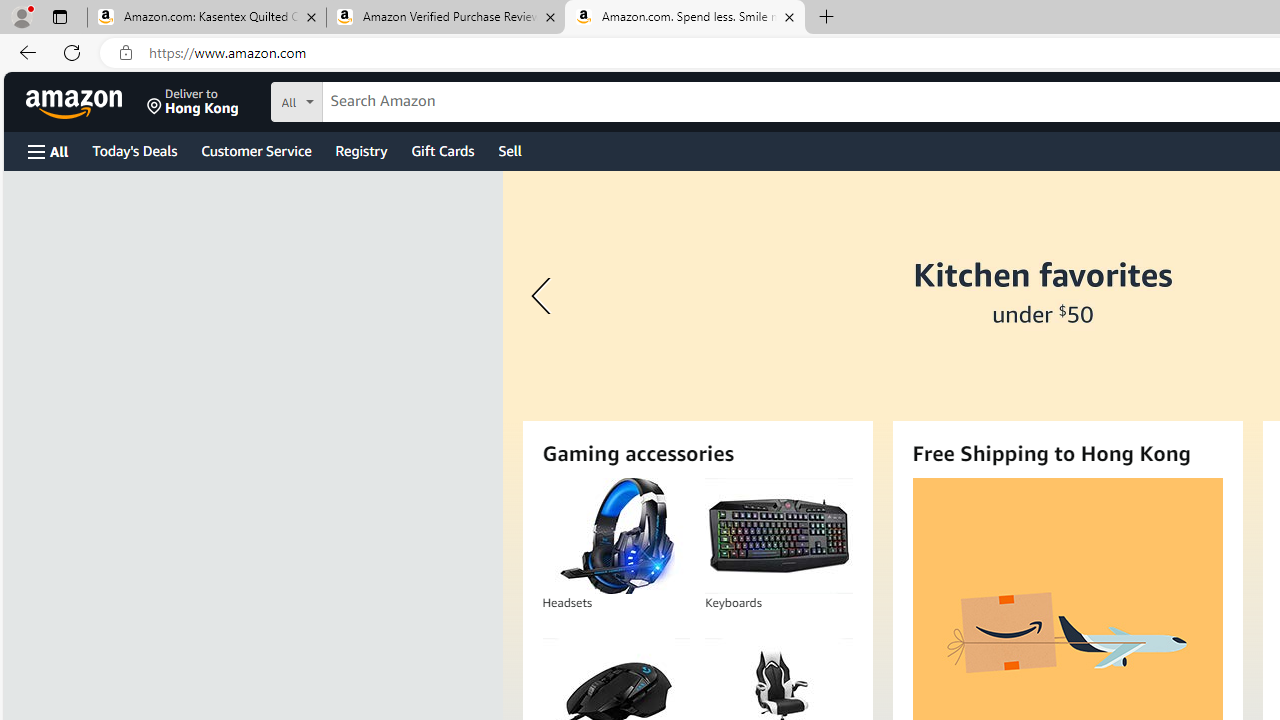 This screenshot has height=720, width=1280. I want to click on 'Gift Cards', so click(441, 149).